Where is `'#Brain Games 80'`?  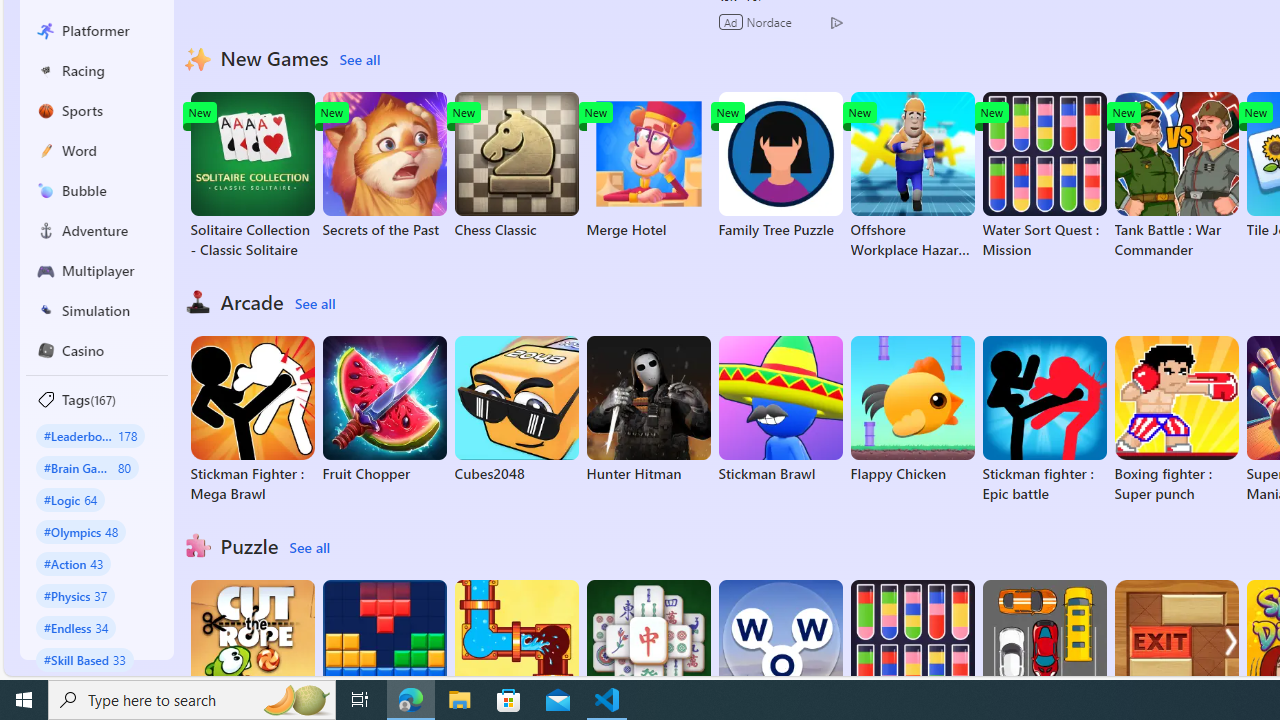 '#Brain Games 80' is located at coordinates (86, 467).